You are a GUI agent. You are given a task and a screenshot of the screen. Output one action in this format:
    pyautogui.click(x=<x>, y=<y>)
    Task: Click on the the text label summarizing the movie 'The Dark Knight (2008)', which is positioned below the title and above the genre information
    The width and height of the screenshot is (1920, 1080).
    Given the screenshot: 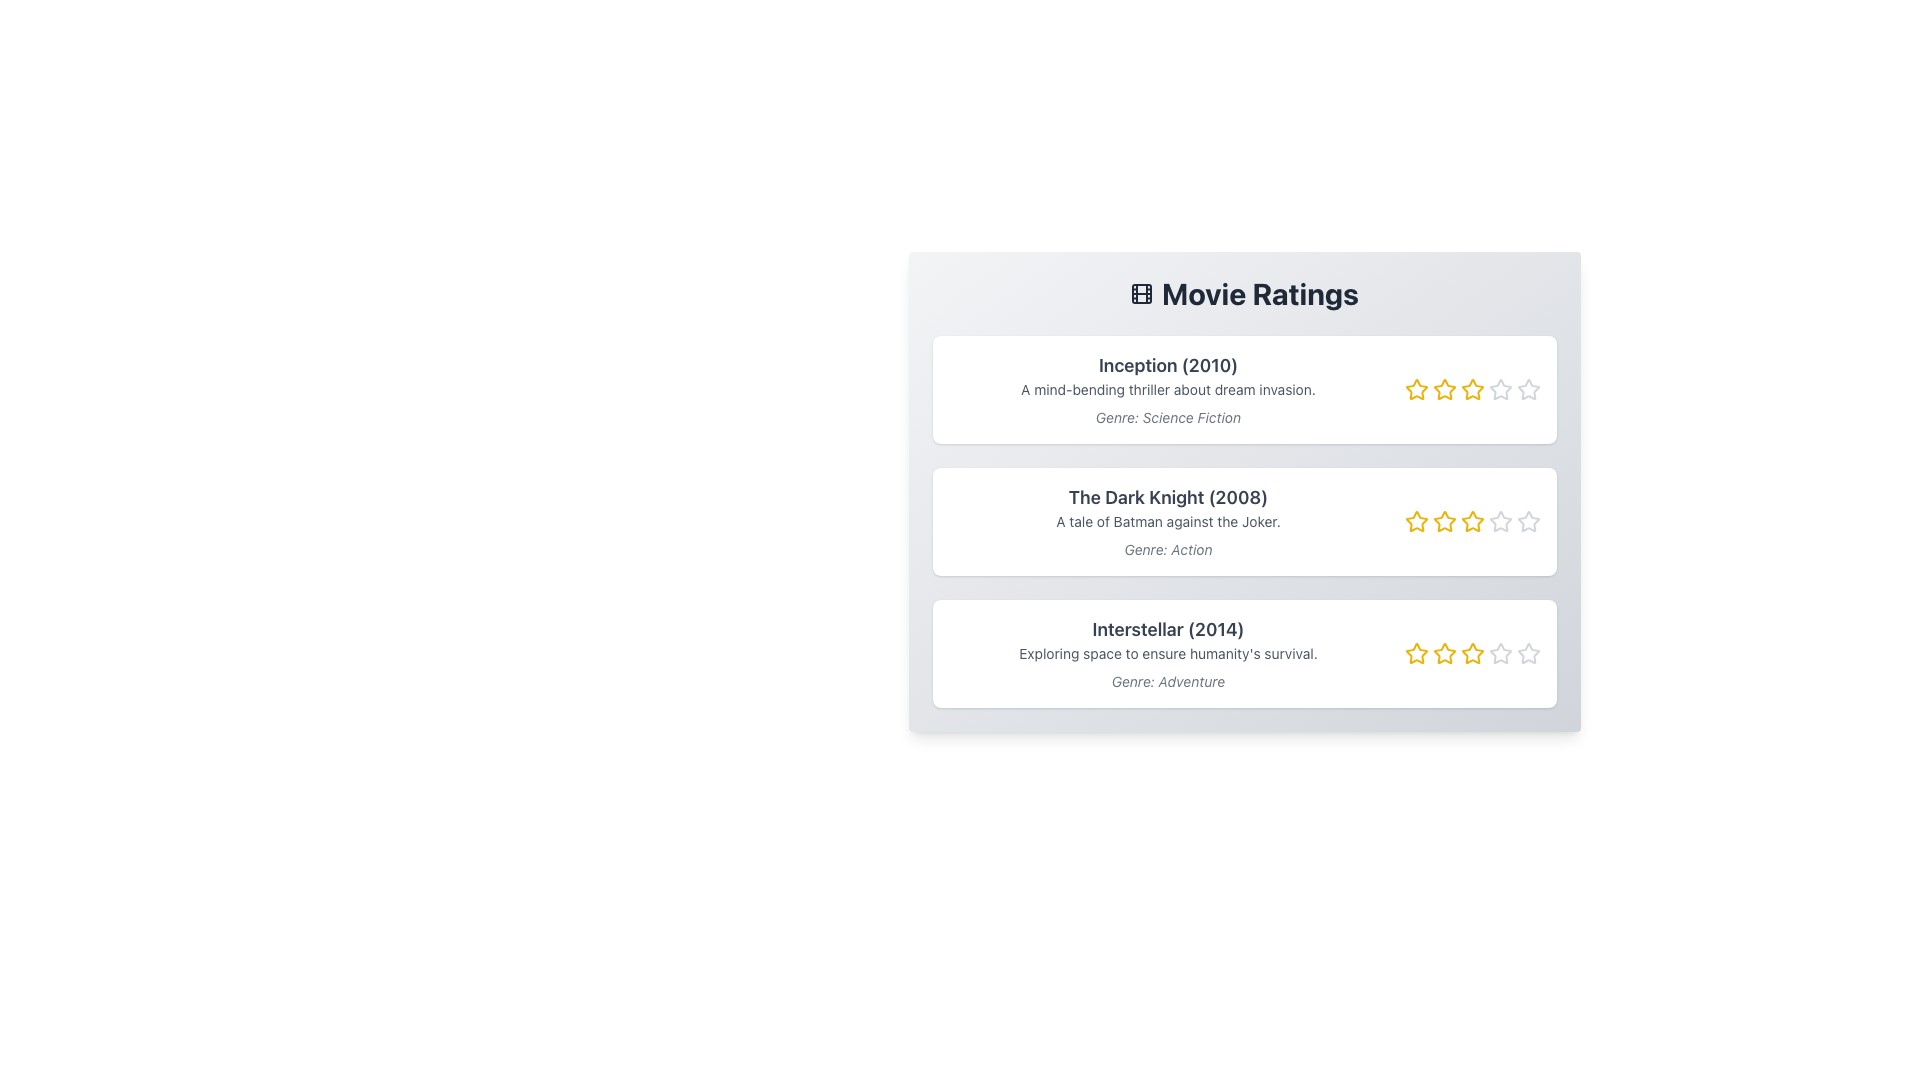 What is the action you would take?
    pyautogui.click(x=1168, y=520)
    